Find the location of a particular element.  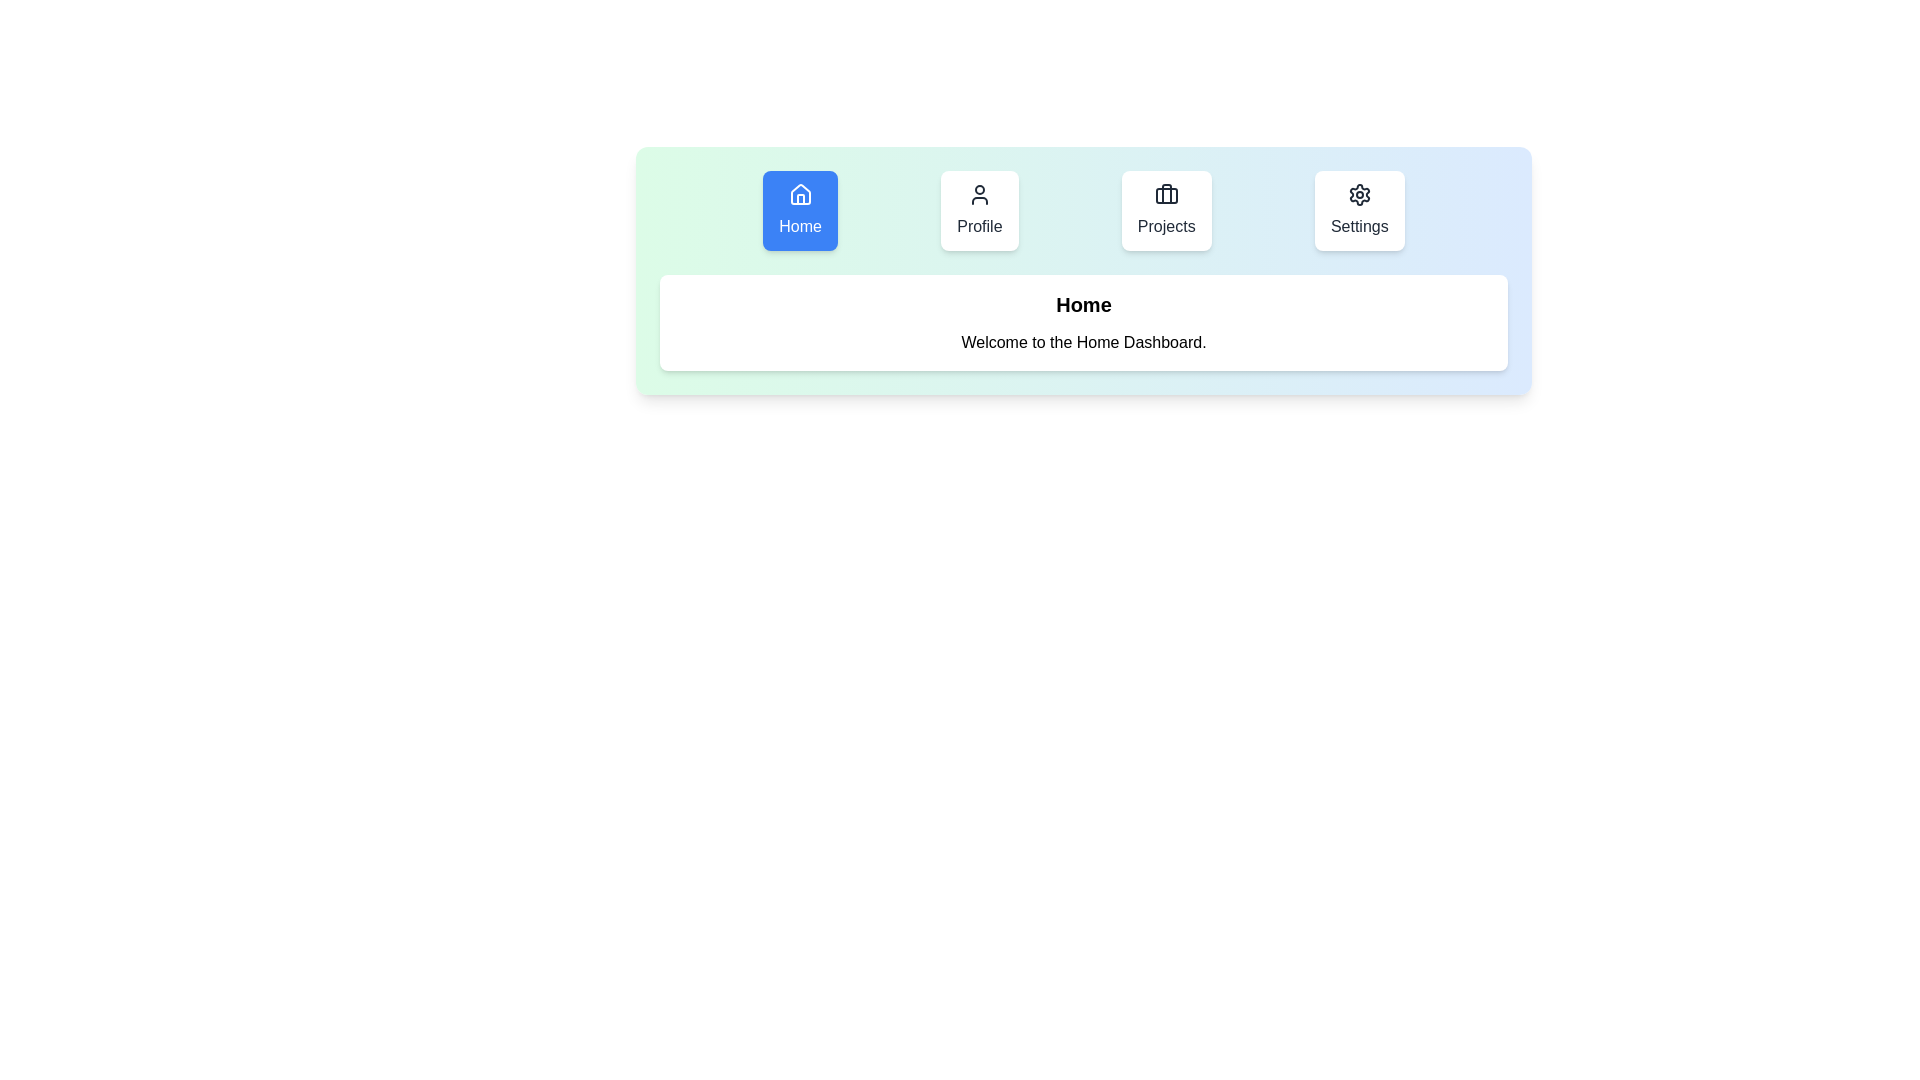

the tab labeled Home to inspect its content is located at coordinates (800, 211).